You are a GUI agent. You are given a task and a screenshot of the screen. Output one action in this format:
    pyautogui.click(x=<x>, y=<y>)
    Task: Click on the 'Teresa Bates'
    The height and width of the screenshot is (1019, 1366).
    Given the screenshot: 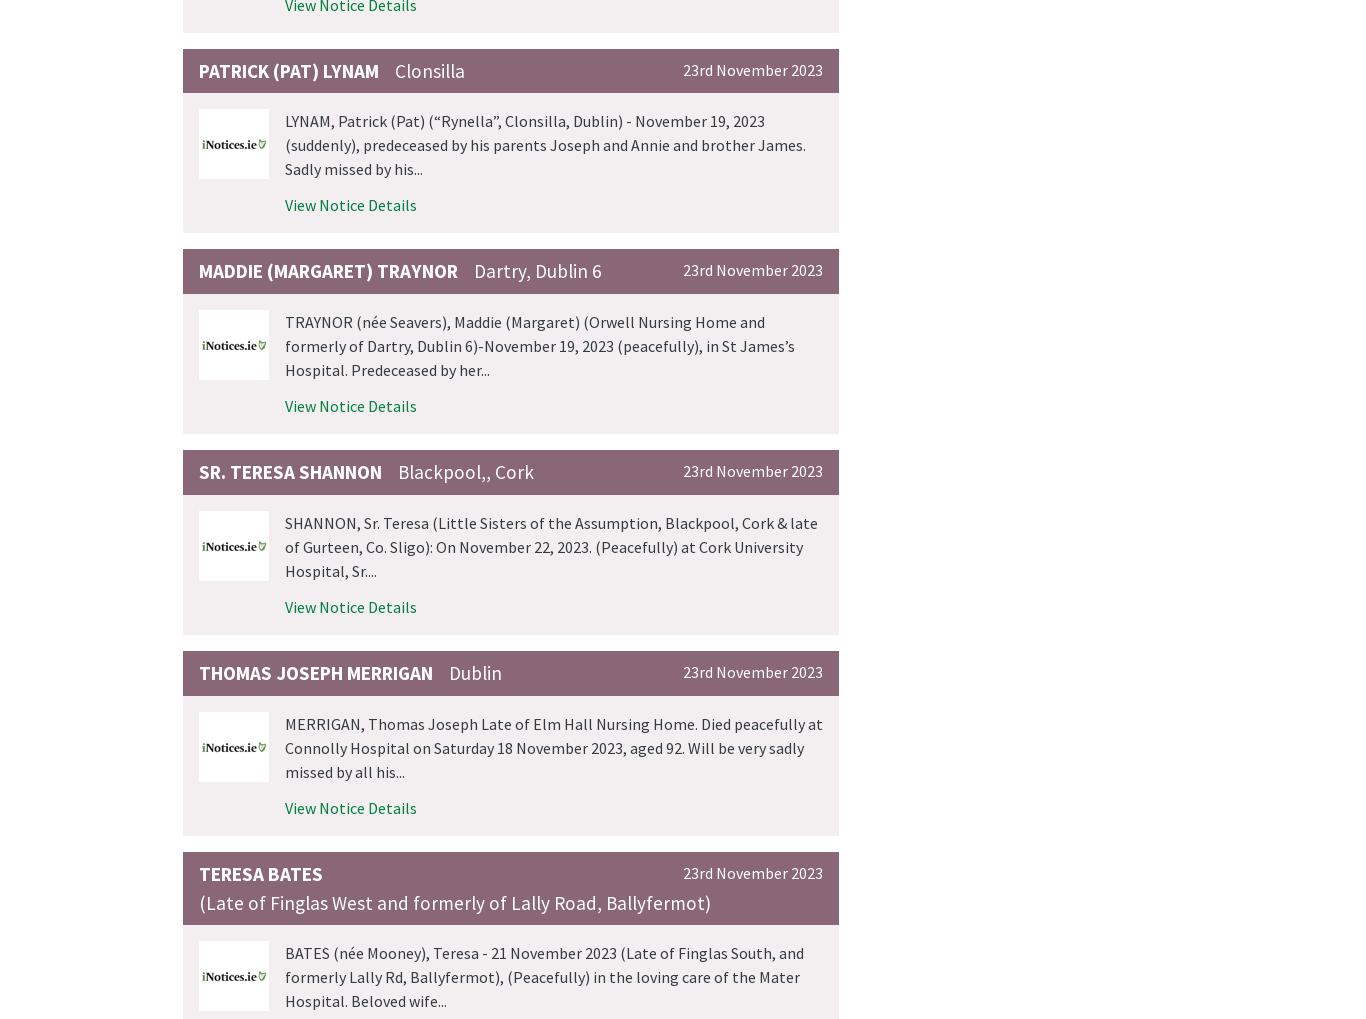 What is the action you would take?
    pyautogui.click(x=261, y=871)
    